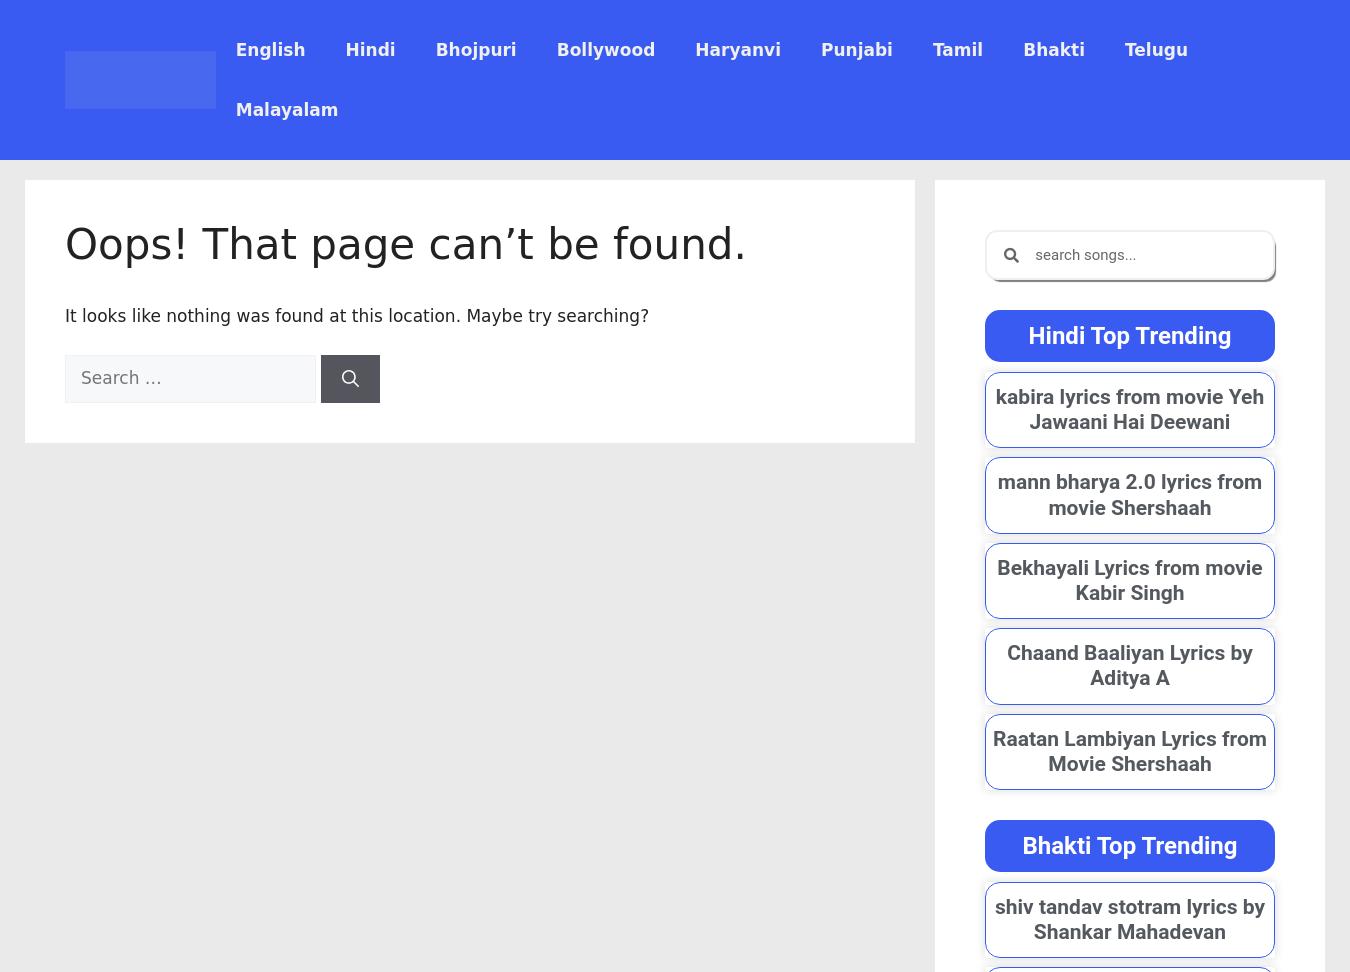 The image size is (1350, 972). Describe the element at coordinates (234, 49) in the screenshot. I see `'English'` at that location.